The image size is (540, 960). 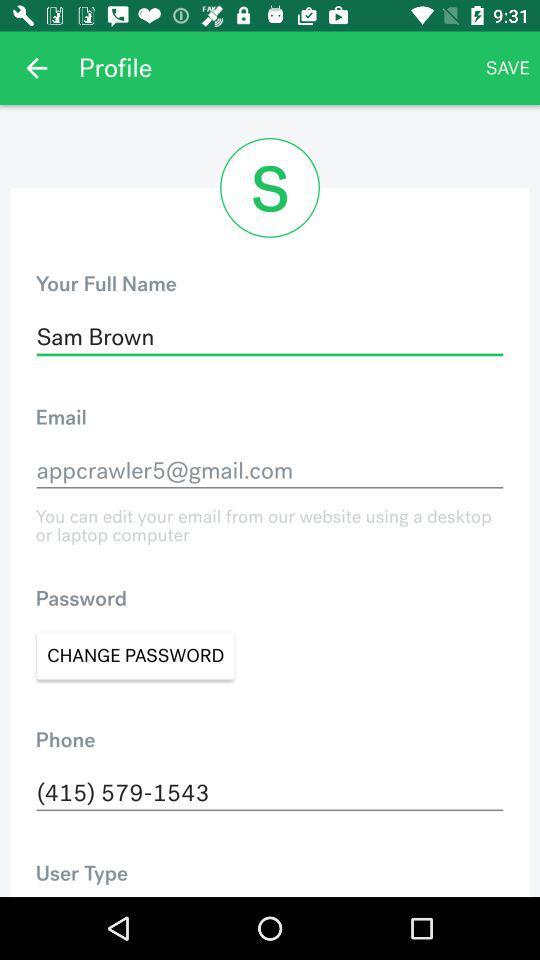 I want to click on the icon to the right of profile item, so click(x=507, y=68).